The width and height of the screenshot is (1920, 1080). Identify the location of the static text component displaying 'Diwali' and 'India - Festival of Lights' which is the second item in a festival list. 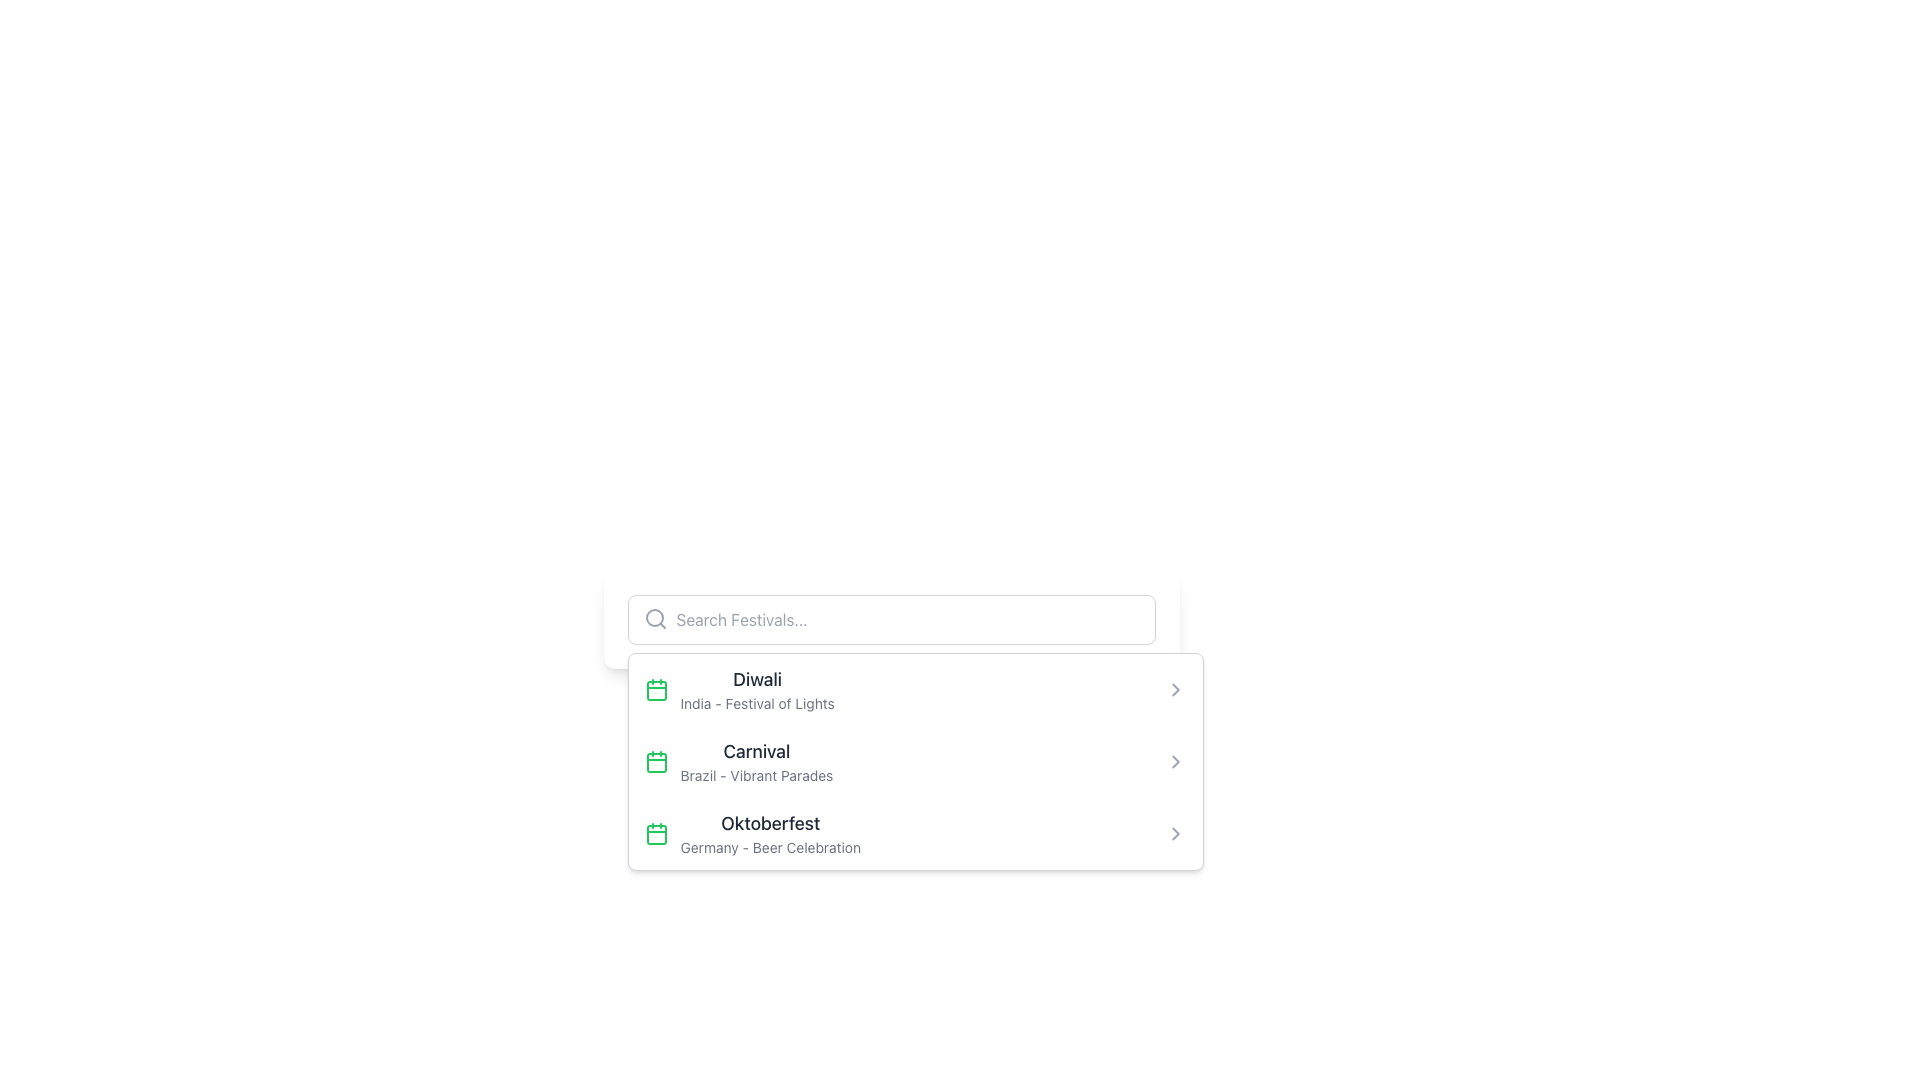
(756, 689).